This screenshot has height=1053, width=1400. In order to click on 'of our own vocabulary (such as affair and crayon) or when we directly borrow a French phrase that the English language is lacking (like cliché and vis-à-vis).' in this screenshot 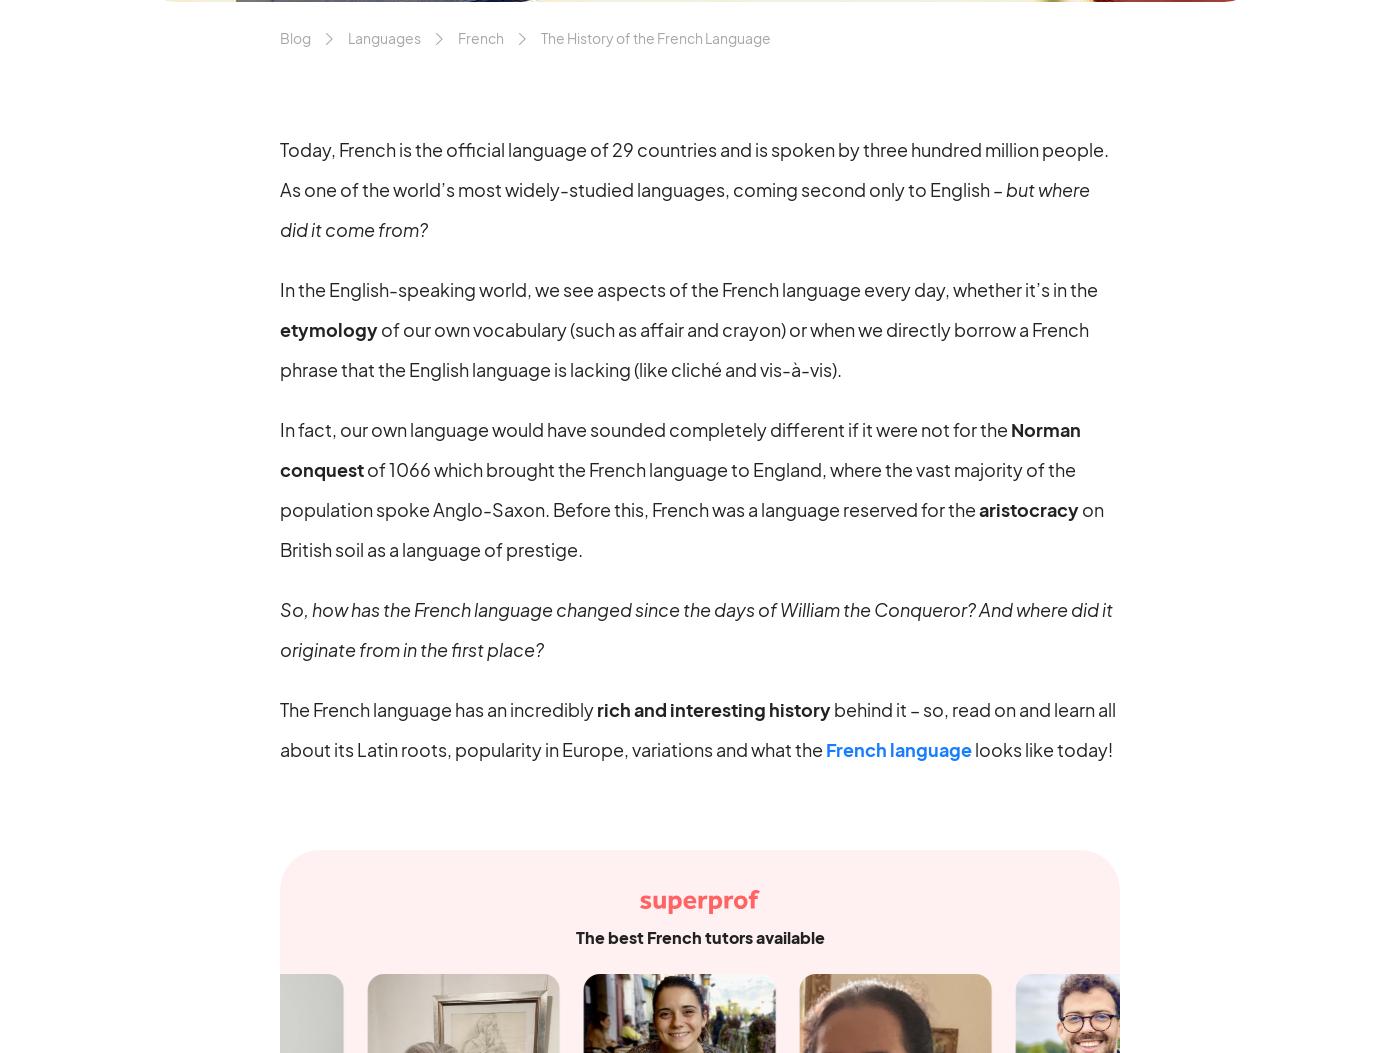, I will do `click(684, 347)`.